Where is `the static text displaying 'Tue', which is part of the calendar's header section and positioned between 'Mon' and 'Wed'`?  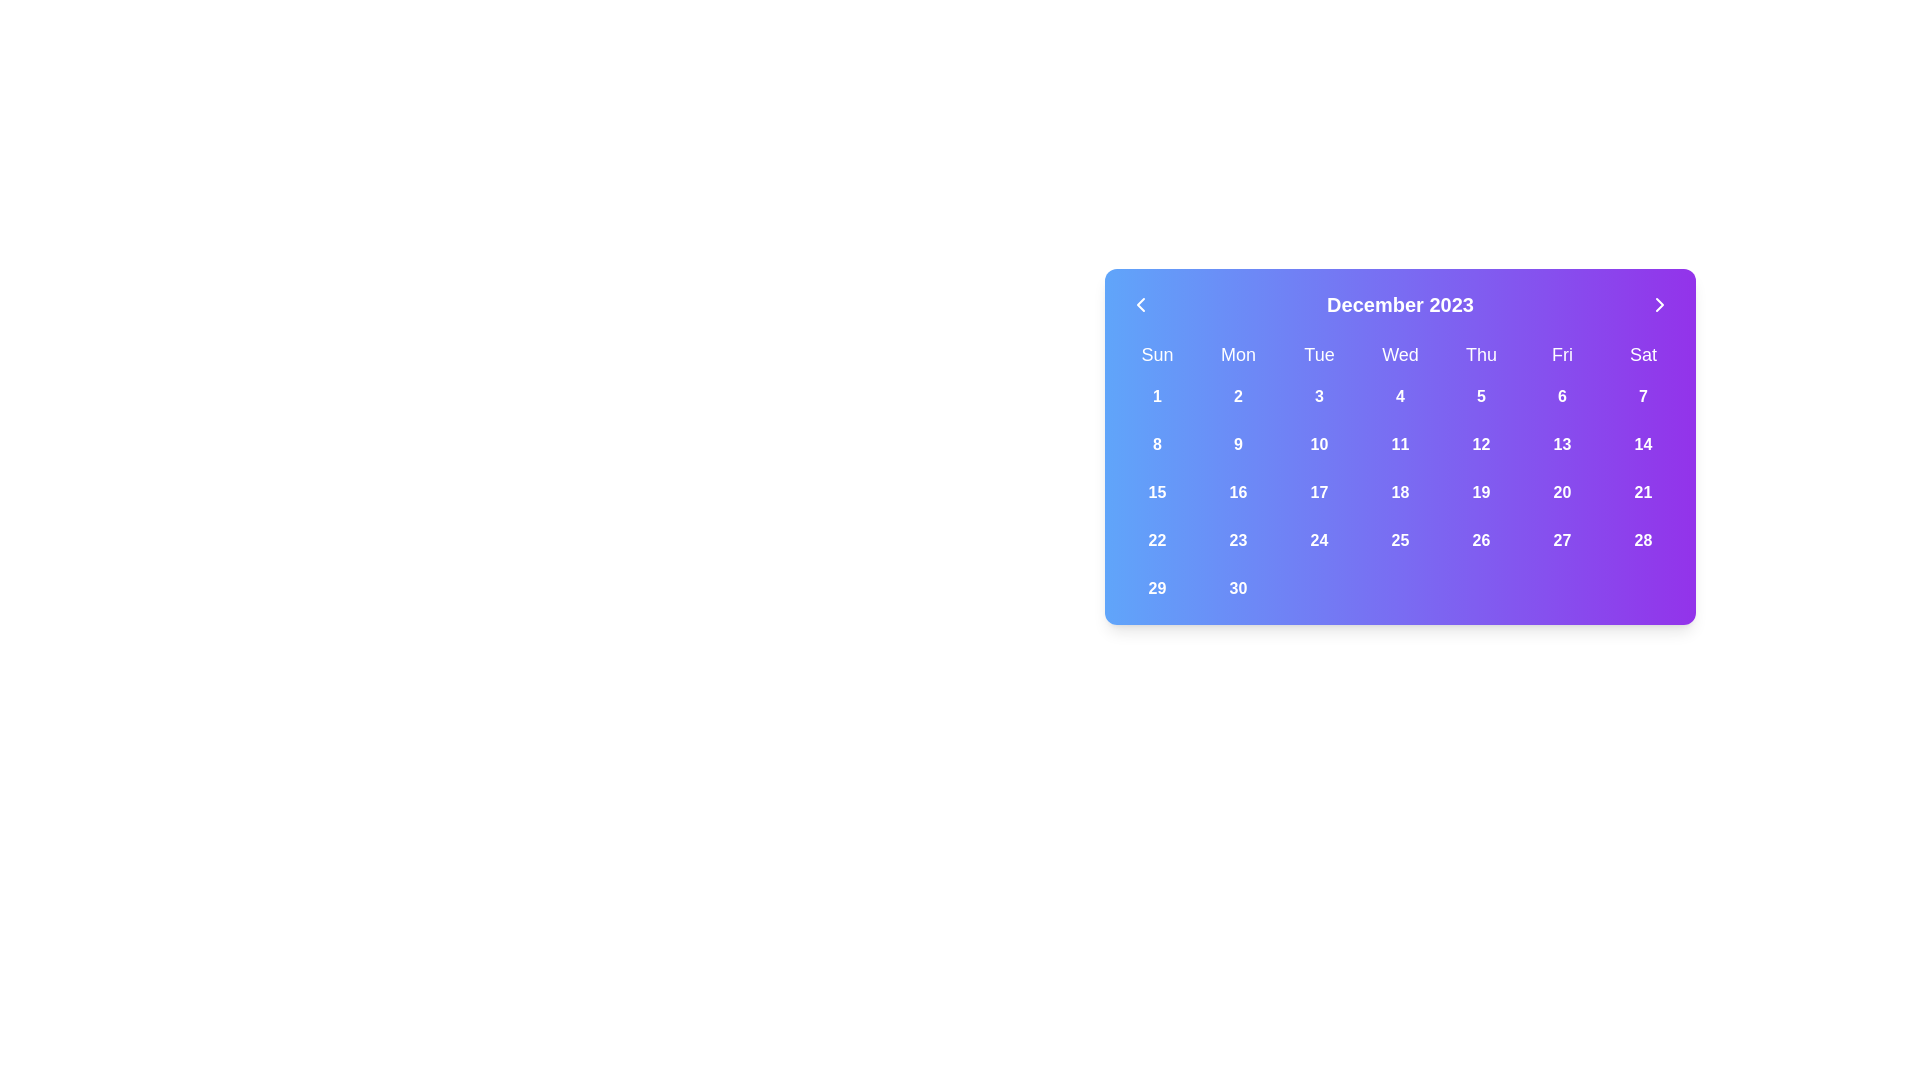 the static text displaying 'Tue', which is part of the calendar's header section and positioned between 'Mon' and 'Wed' is located at coordinates (1319, 353).